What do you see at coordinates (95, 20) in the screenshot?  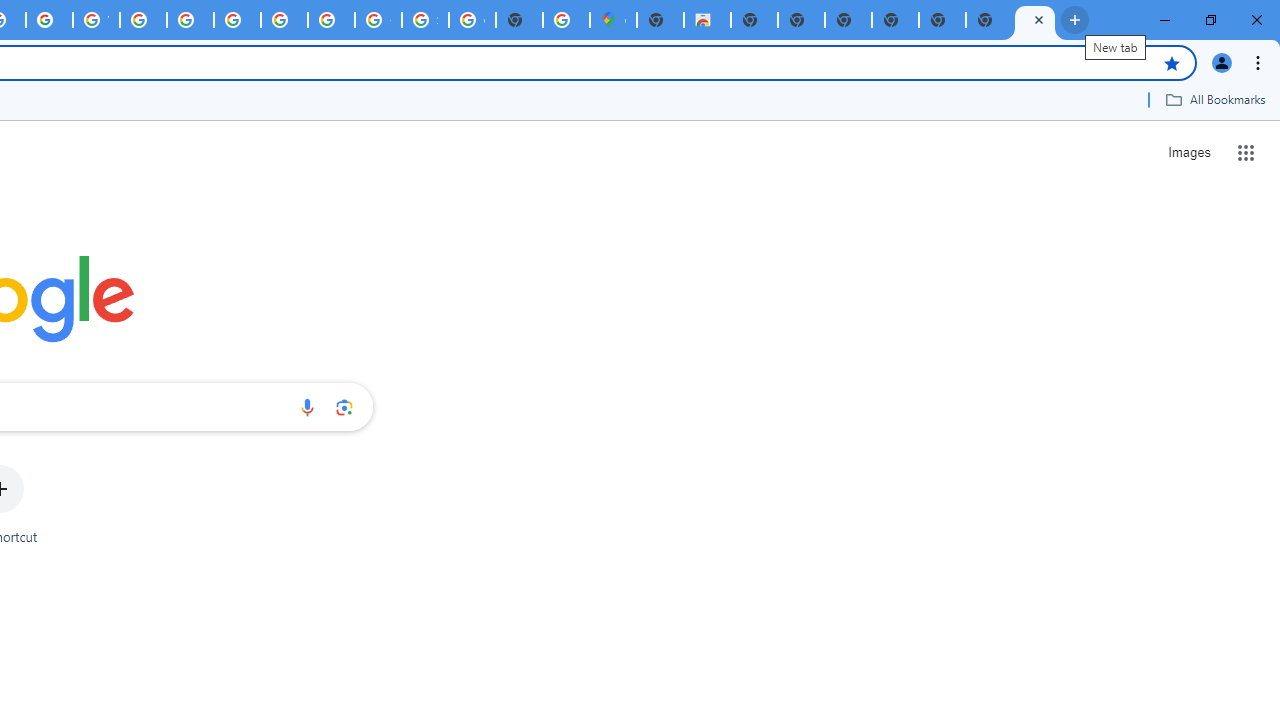 I see `'YouTube'` at bounding box center [95, 20].